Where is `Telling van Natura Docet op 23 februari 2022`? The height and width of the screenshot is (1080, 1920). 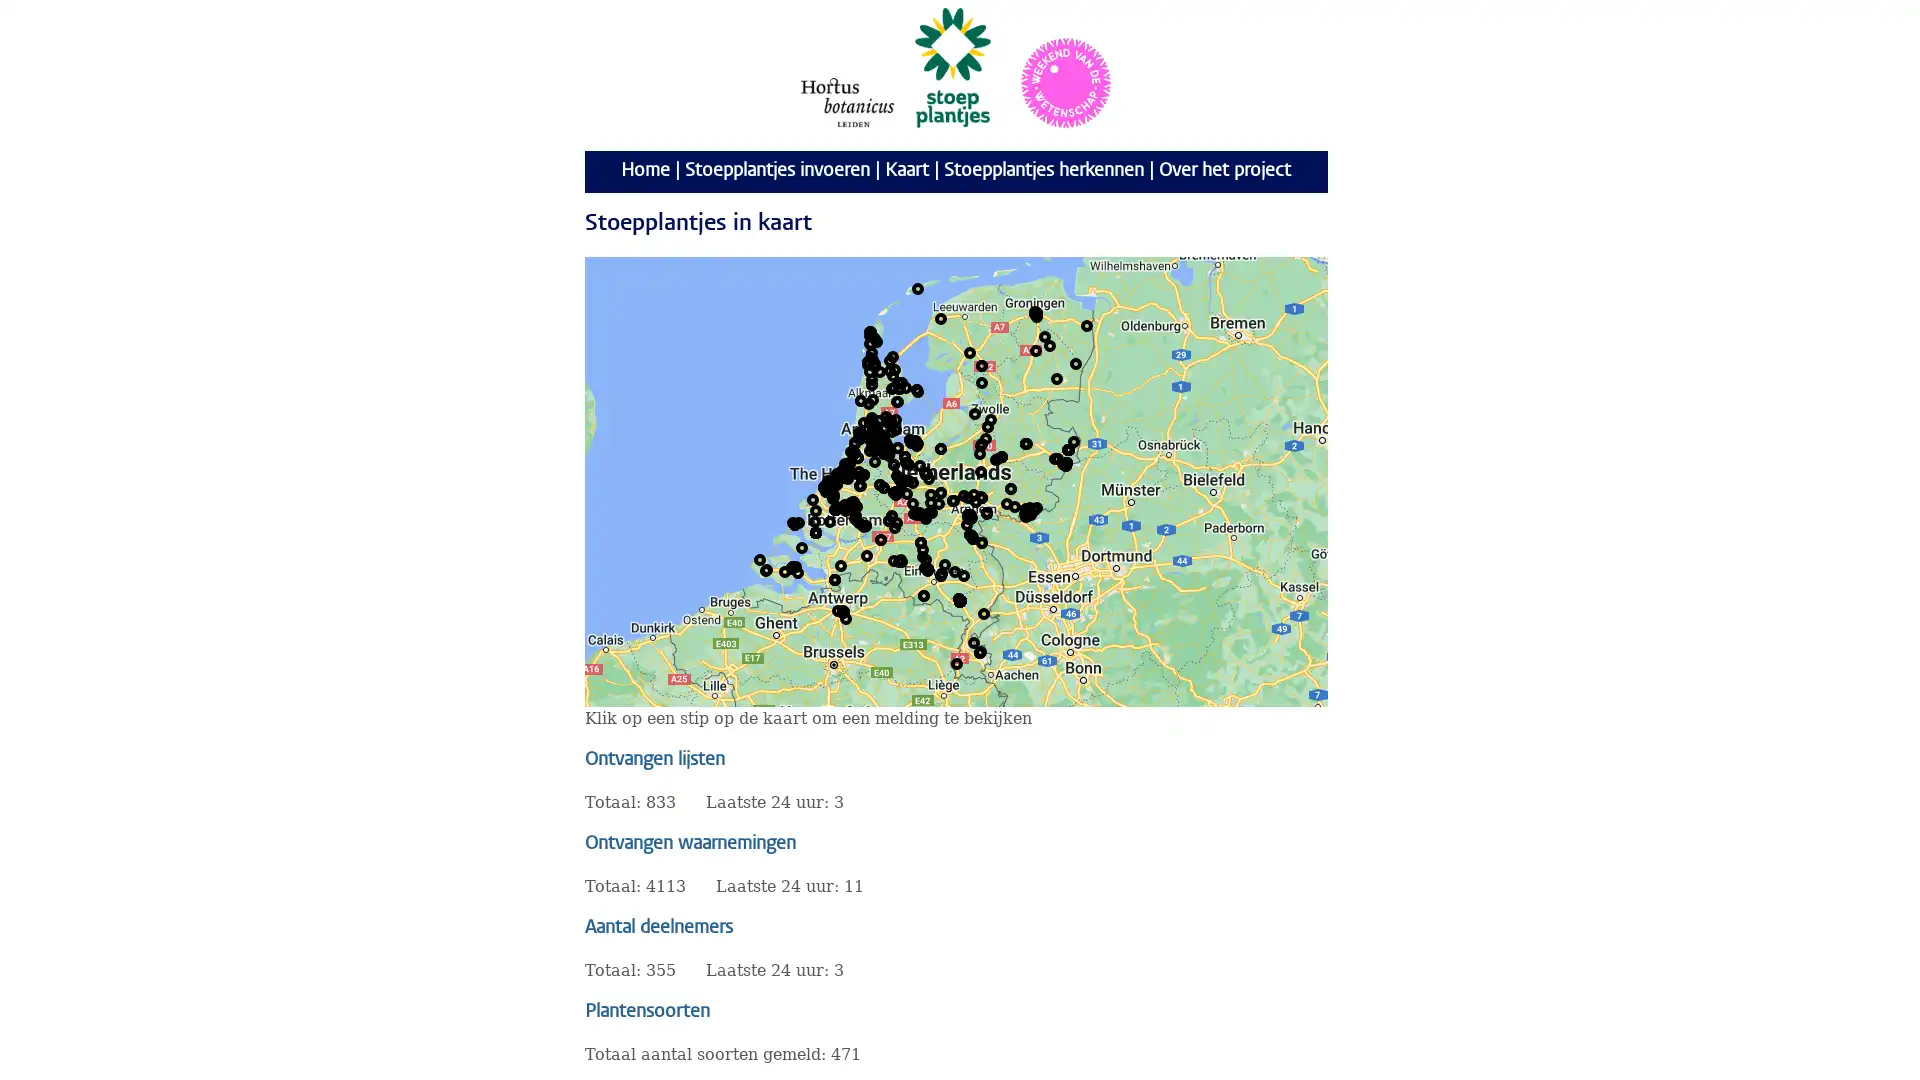
Telling van Natura Docet op 23 februari 2022 is located at coordinates (1073, 439).